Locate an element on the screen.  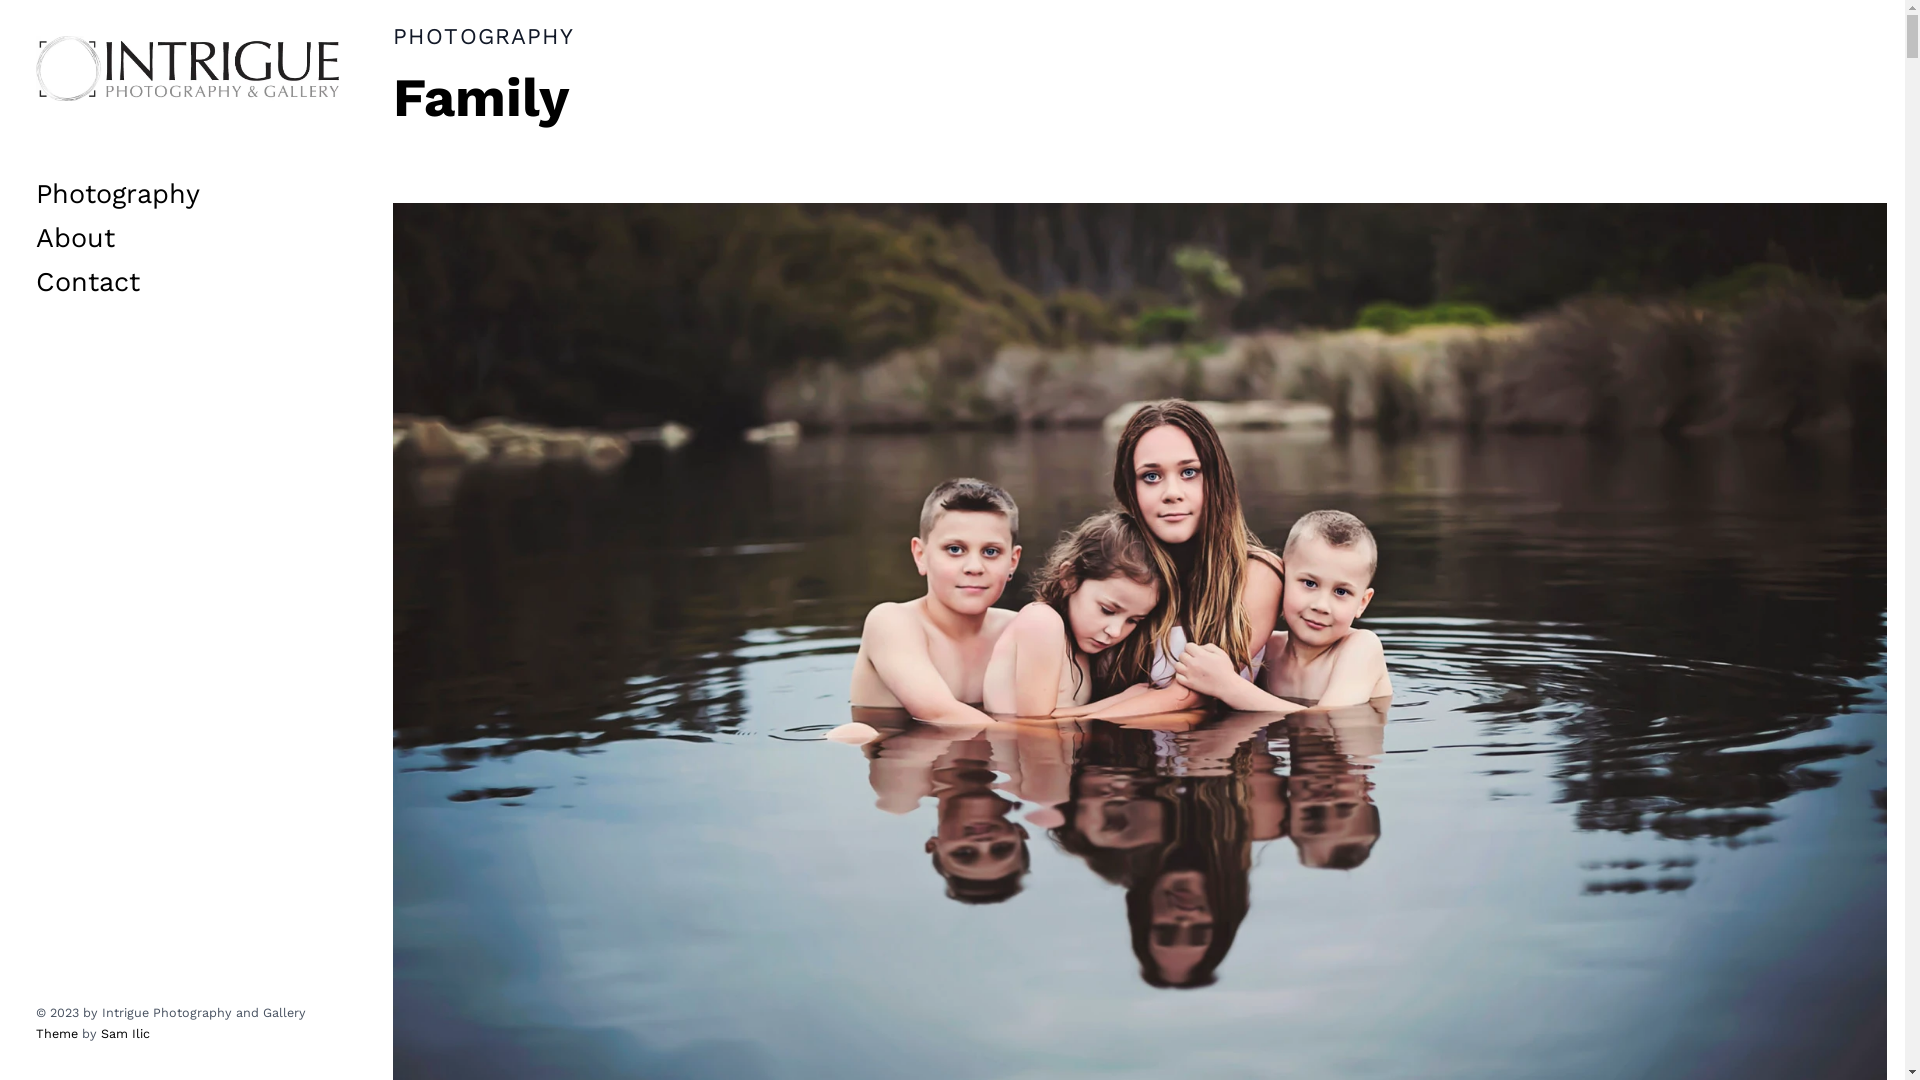
'Contact' is located at coordinates (35, 281).